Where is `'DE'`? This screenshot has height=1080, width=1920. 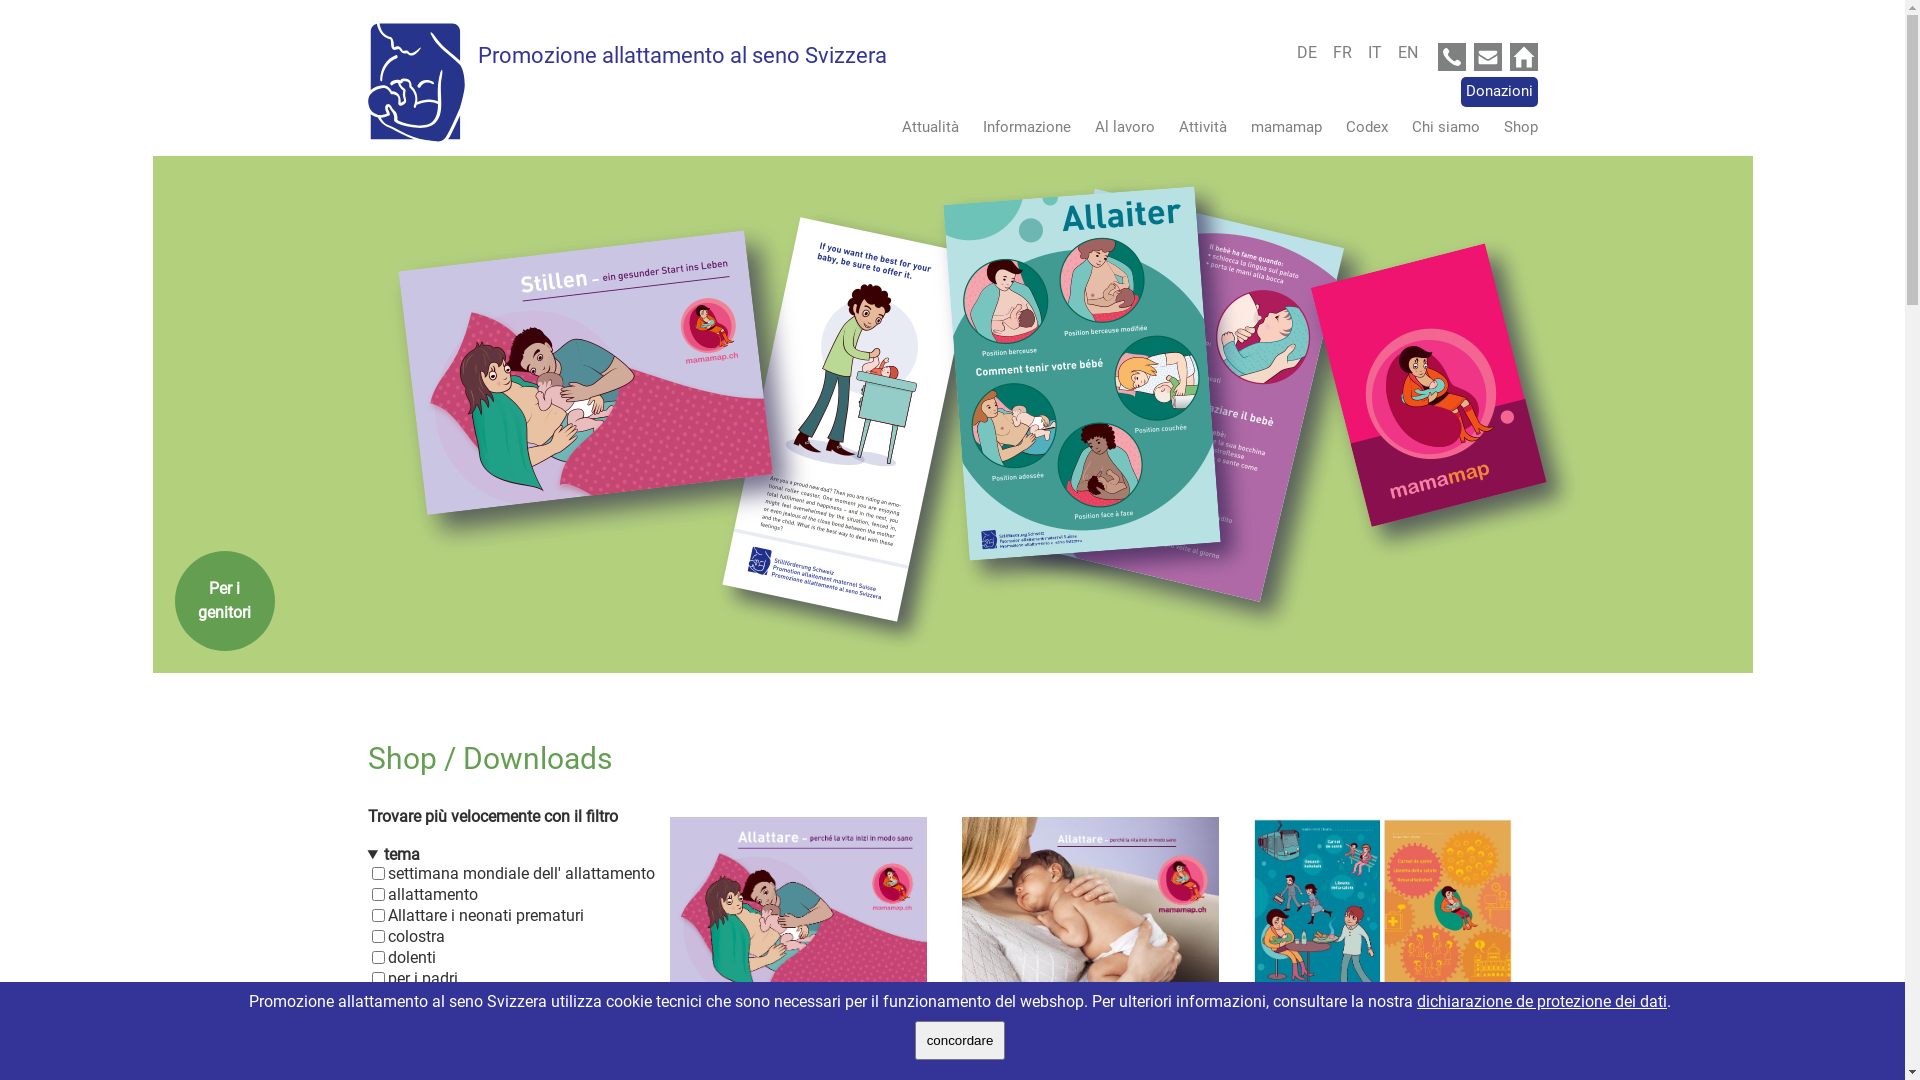 'DE' is located at coordinates (1311, 51).